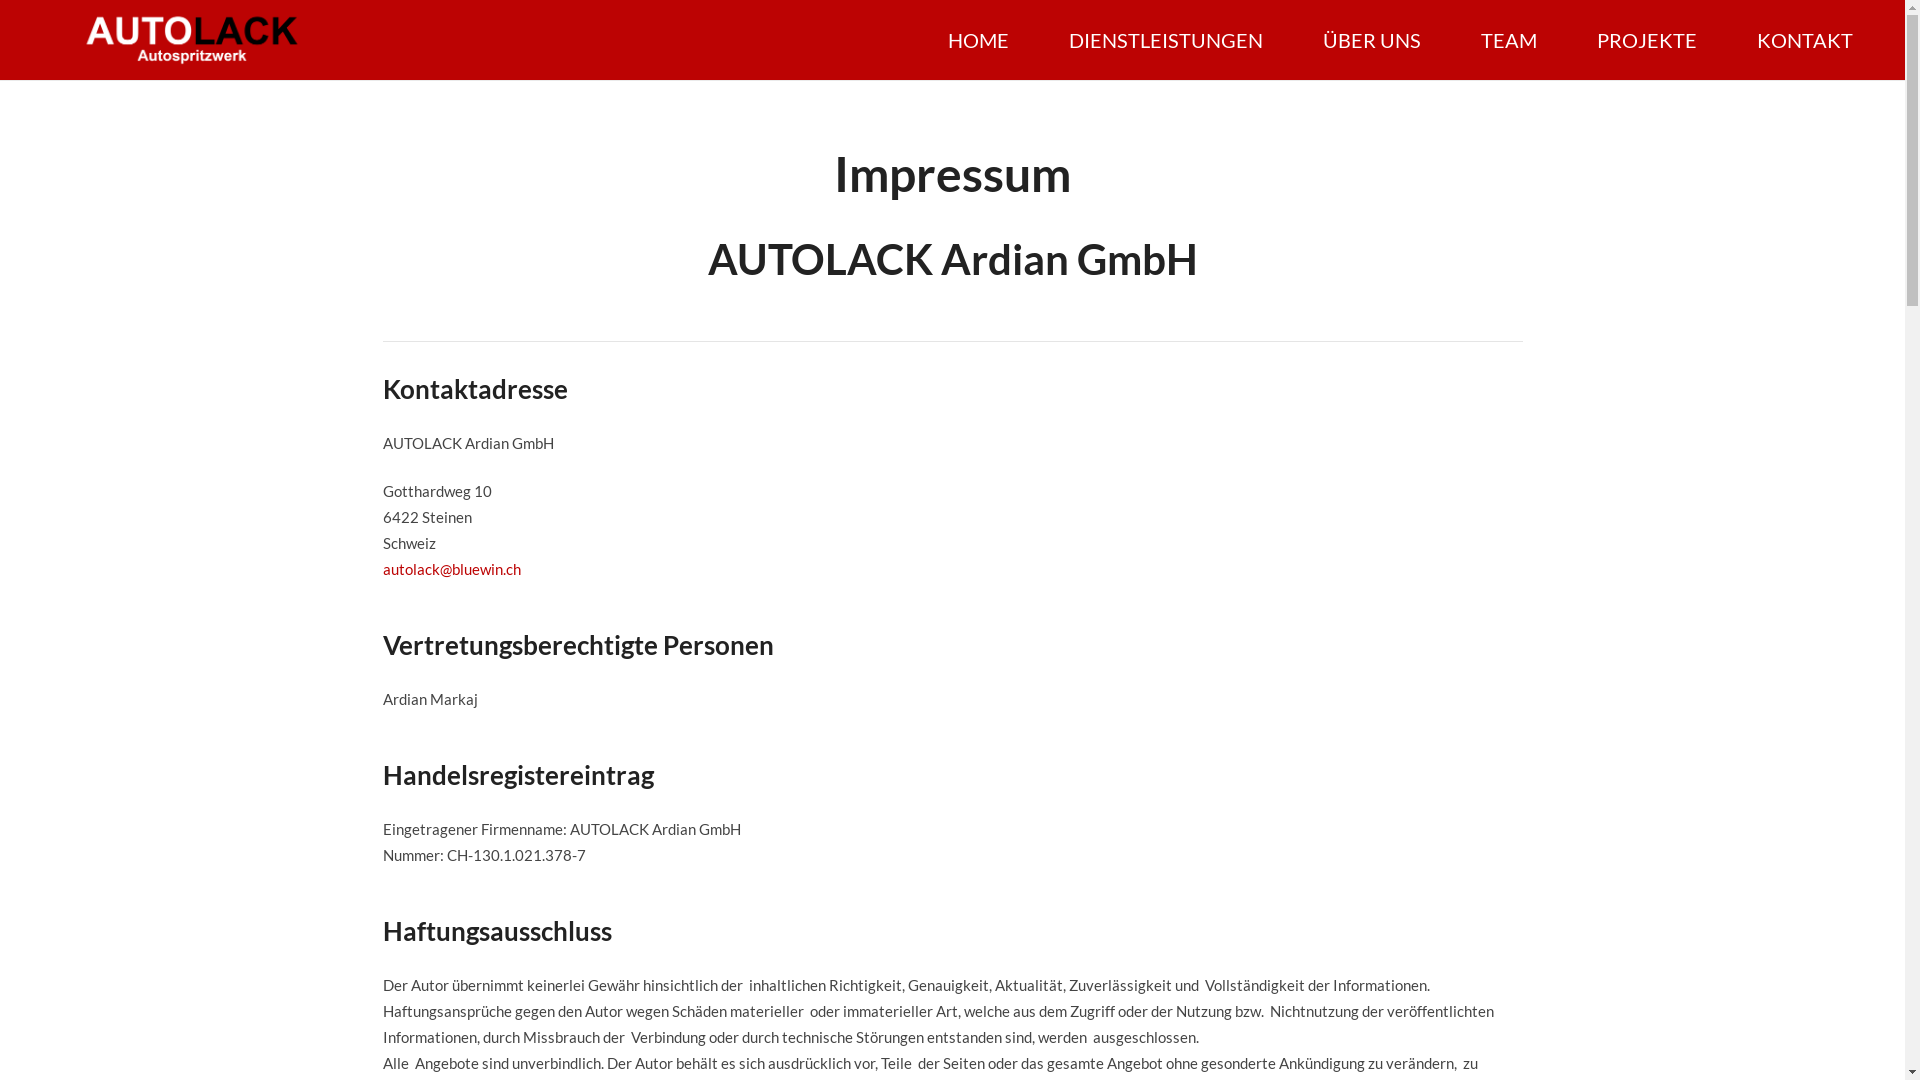 Image resolution: width=1920 pixels, height=1080 pixels. I want to click on 'TEAM', so click(1508, 39).